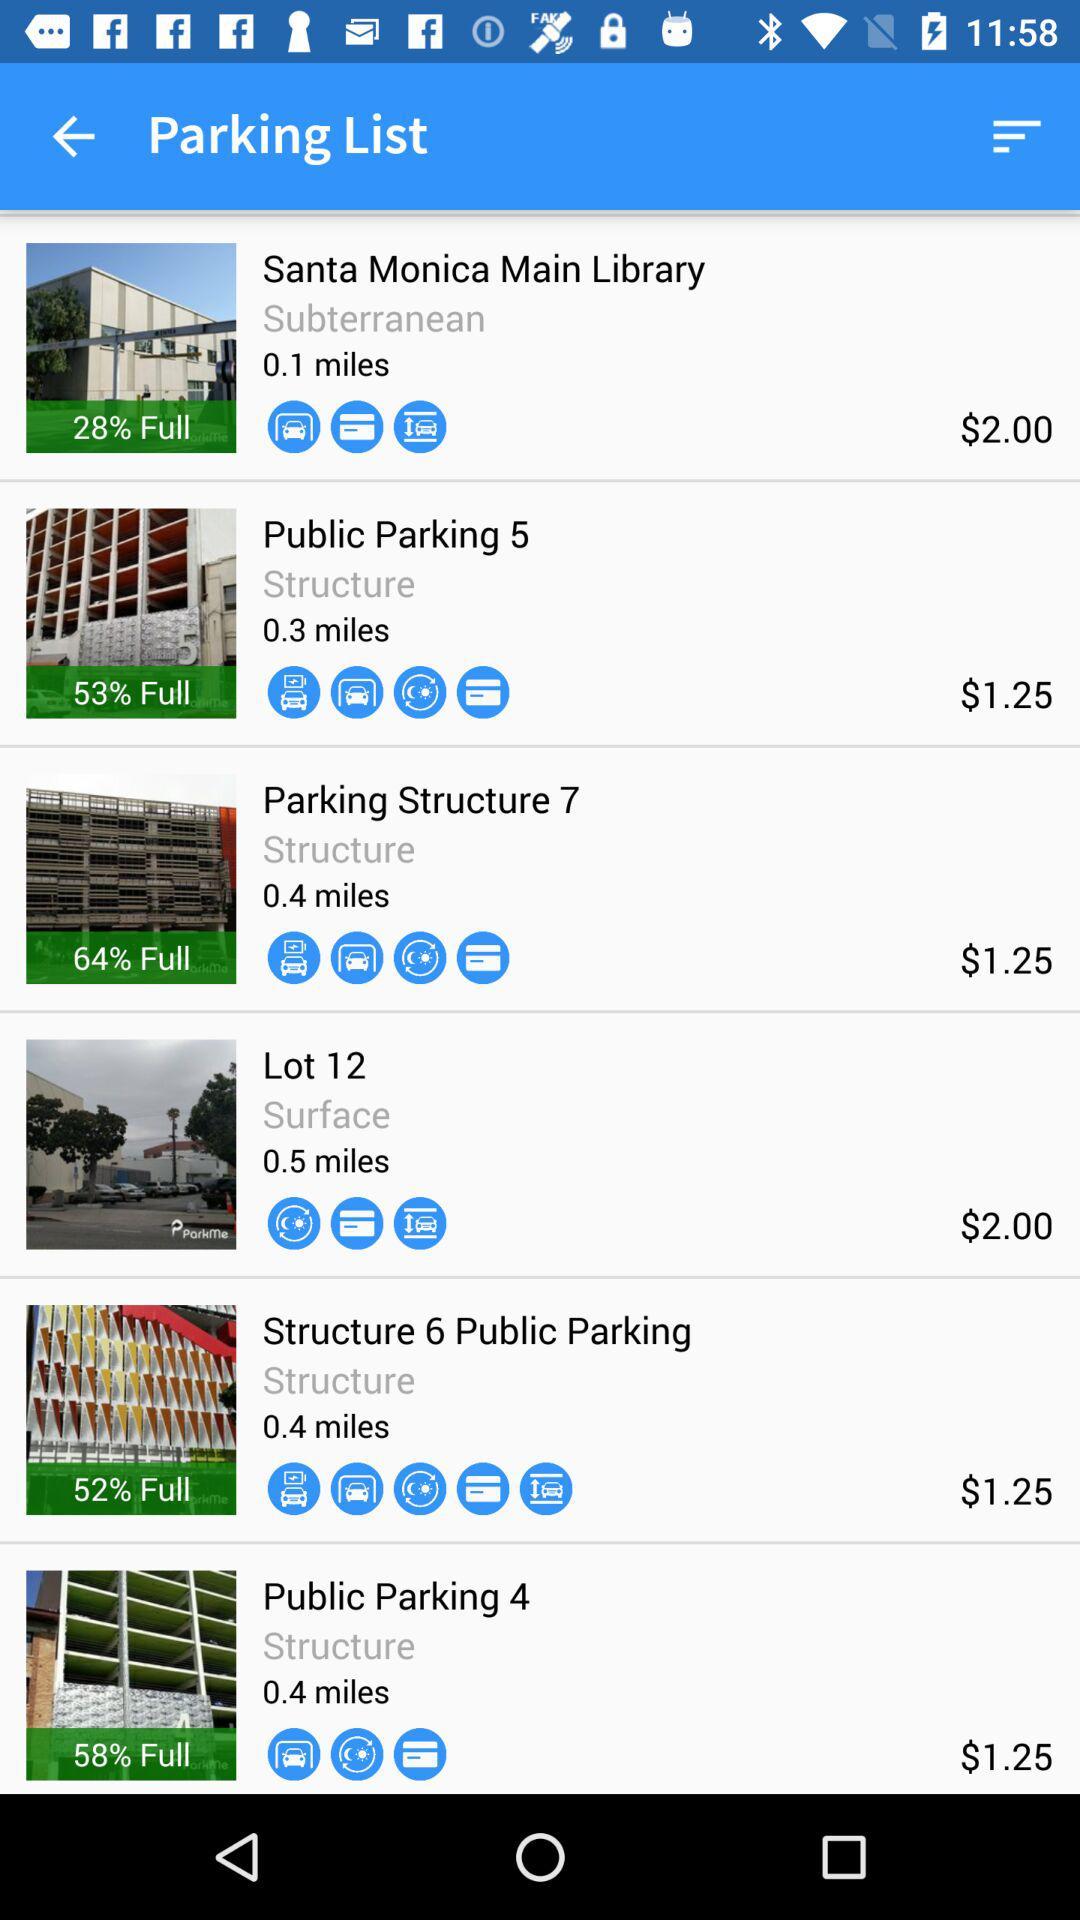 Image resolution: width=1080 pixels, height=1920 pixels. What do you see at coordinates (419, 956) in the screenshot?
I see `icon to the right of the 0.4 miles icon` at bounding box center [419, 956].